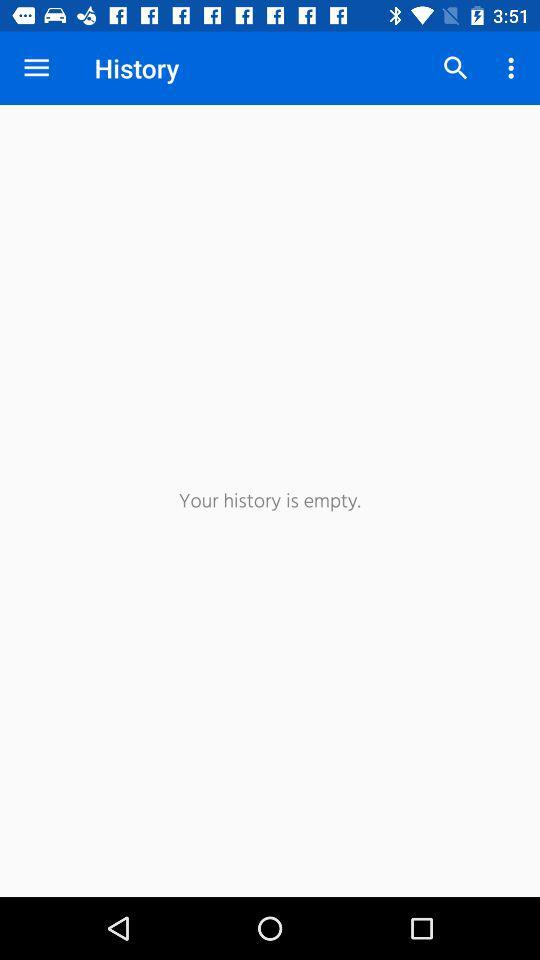 The height and width of the screenshot is (960, 540). Describe the element at coordinates (455, 68) in the screenshot. I see `the icon to the right of the history item` at that location.